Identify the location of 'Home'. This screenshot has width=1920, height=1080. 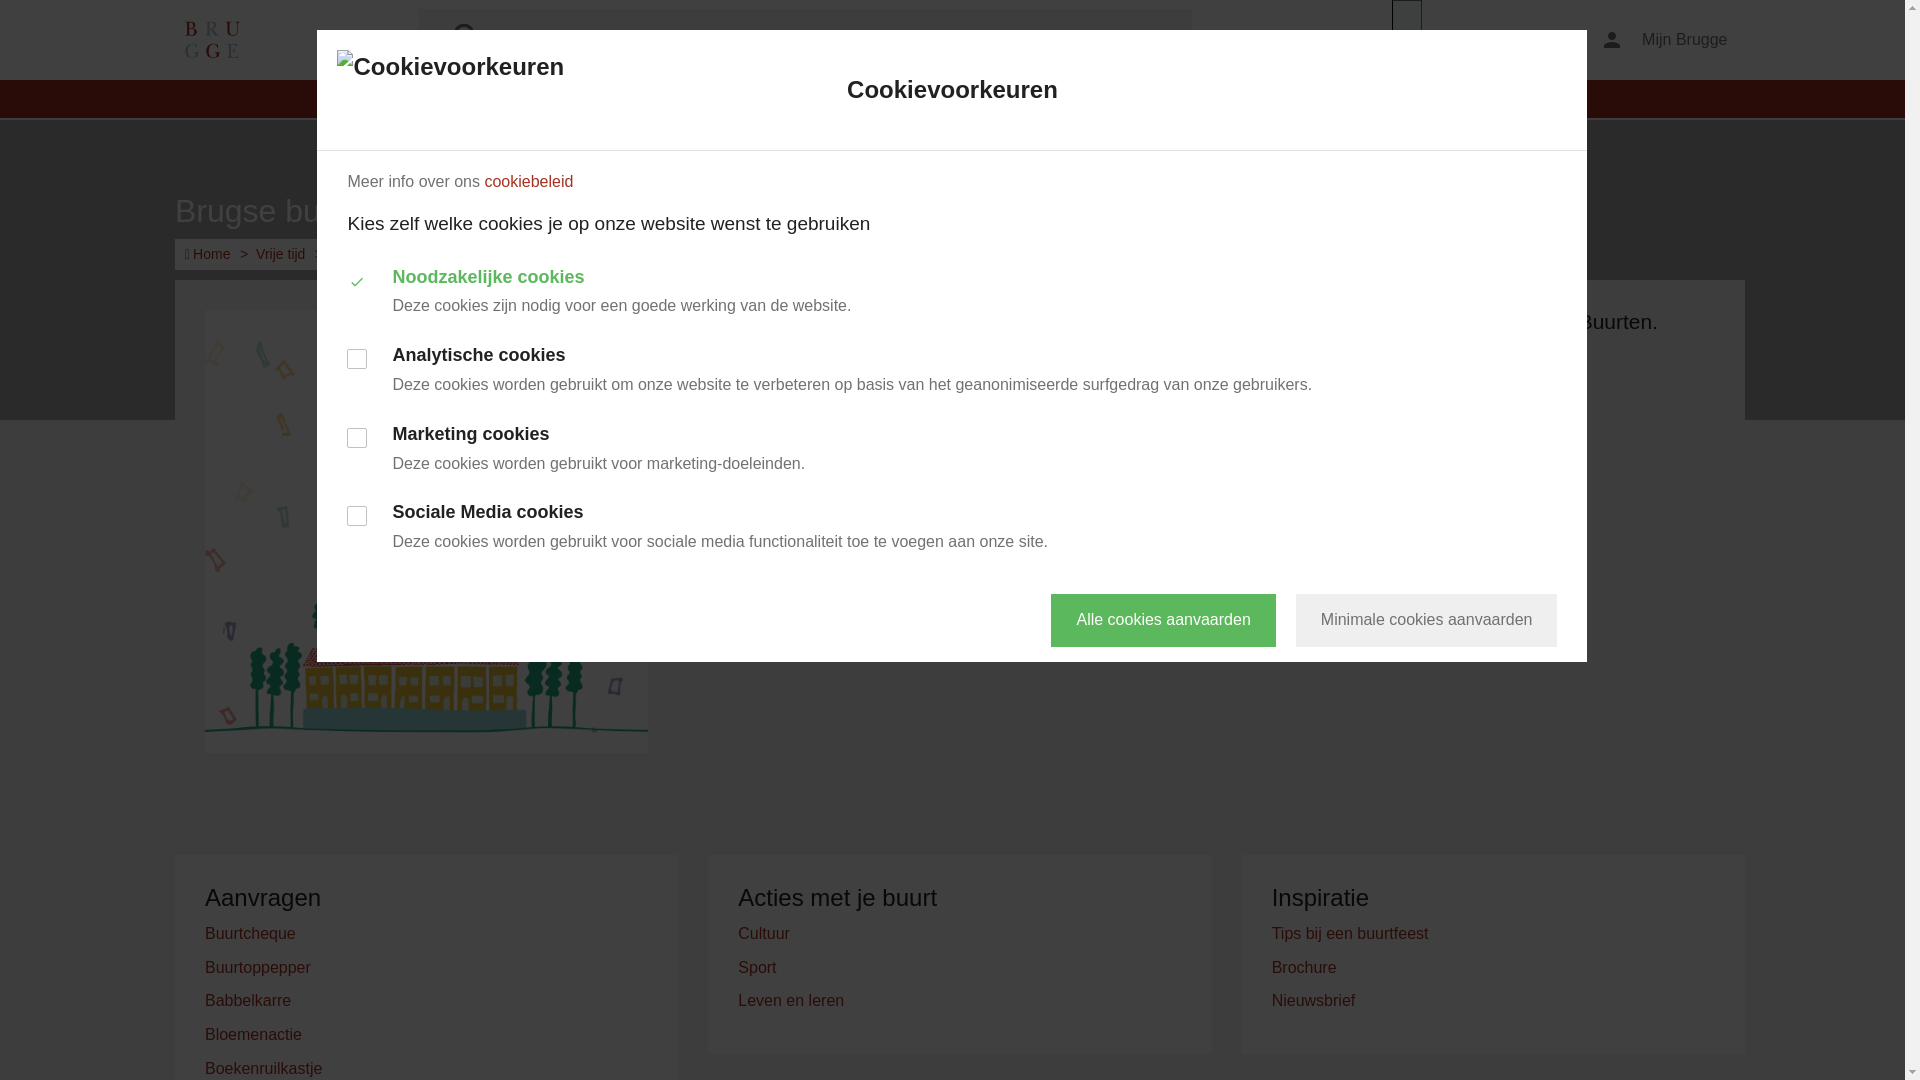
(207, 253).